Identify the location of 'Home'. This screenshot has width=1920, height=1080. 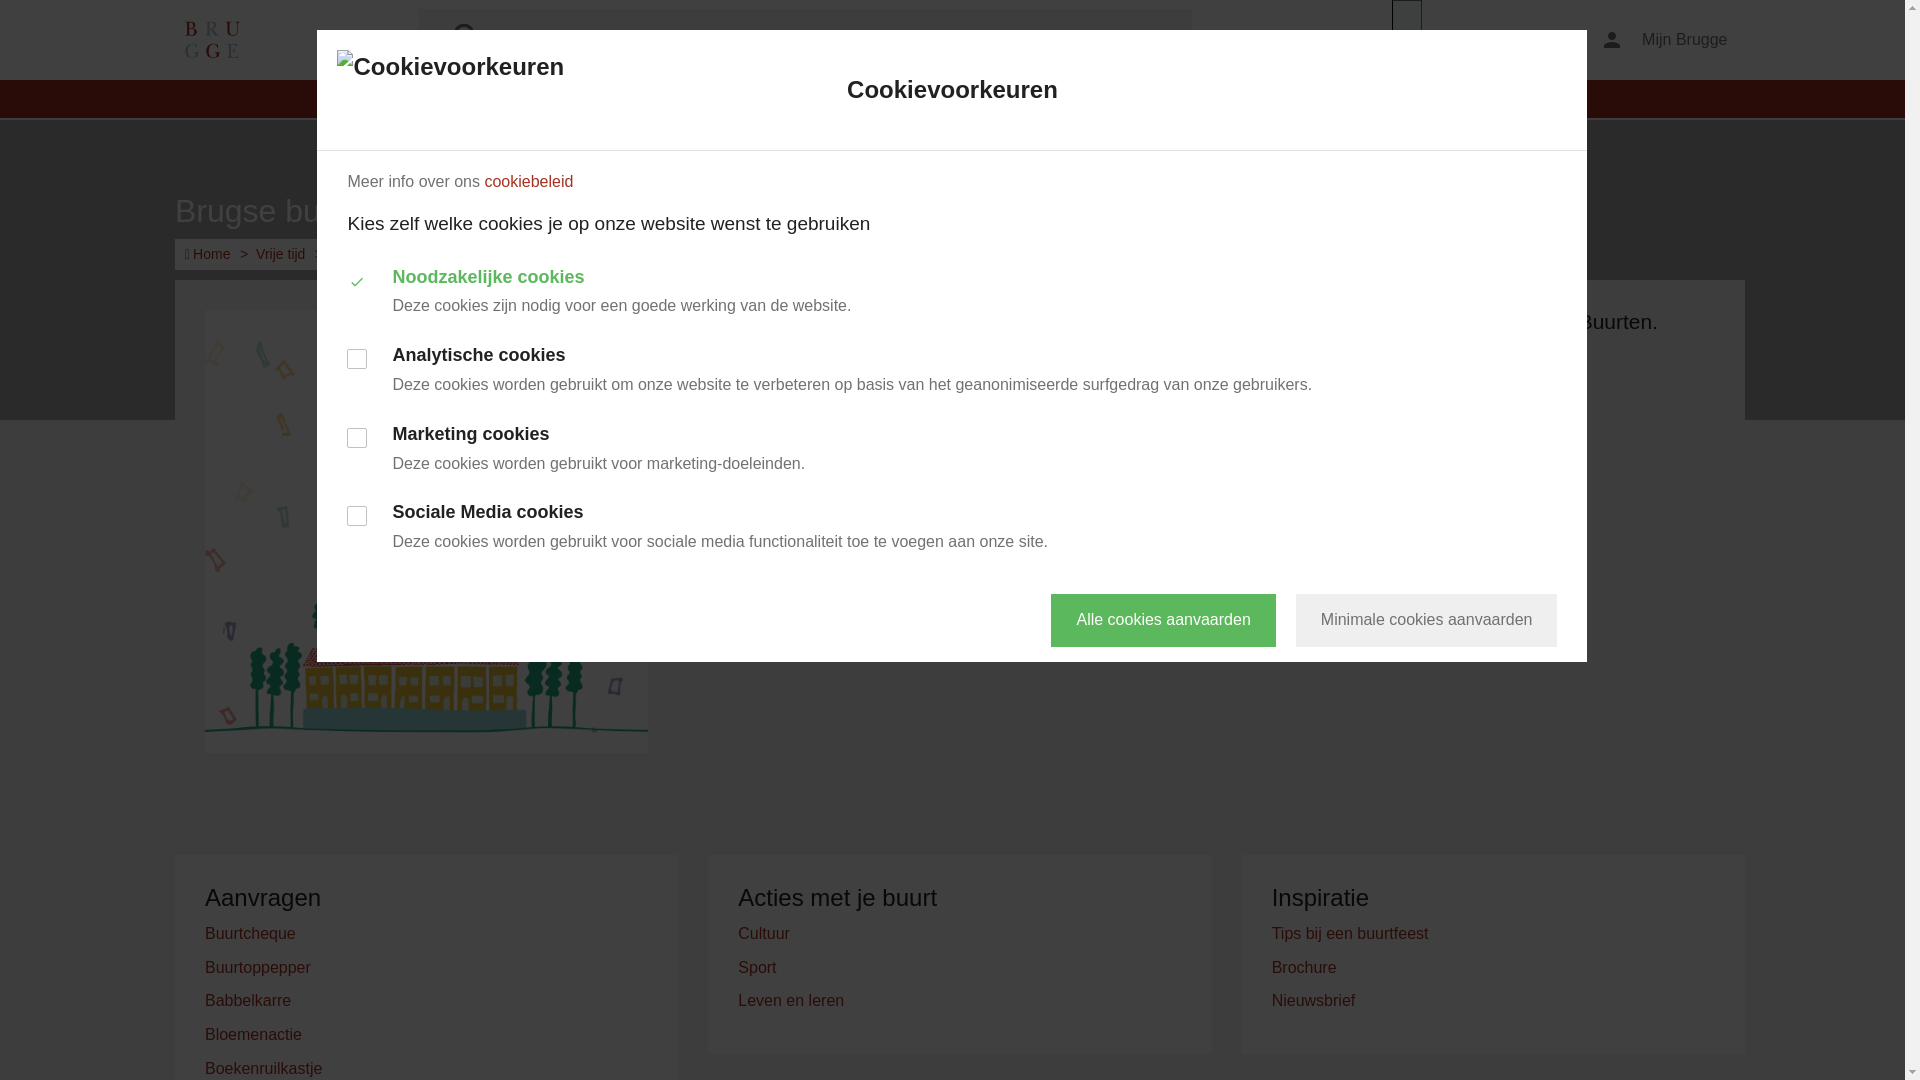
(207, 253).